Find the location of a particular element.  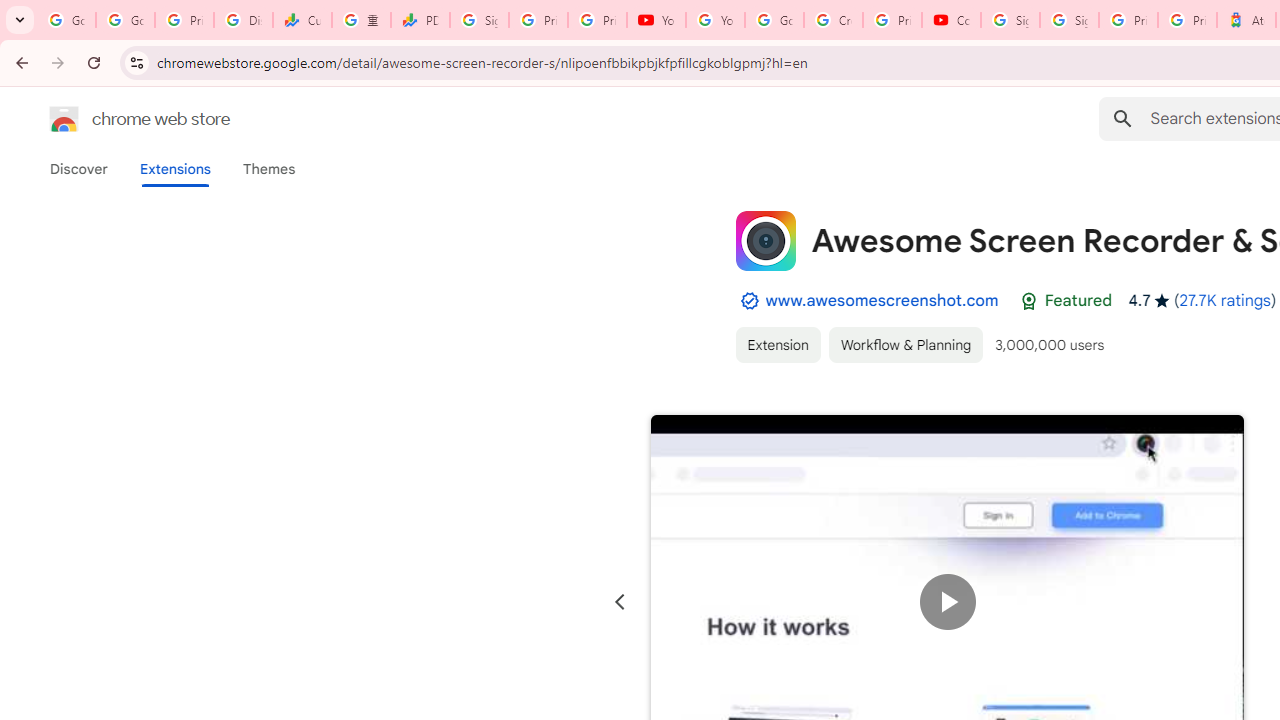

'Discover' is located at coordinates (79, 168).